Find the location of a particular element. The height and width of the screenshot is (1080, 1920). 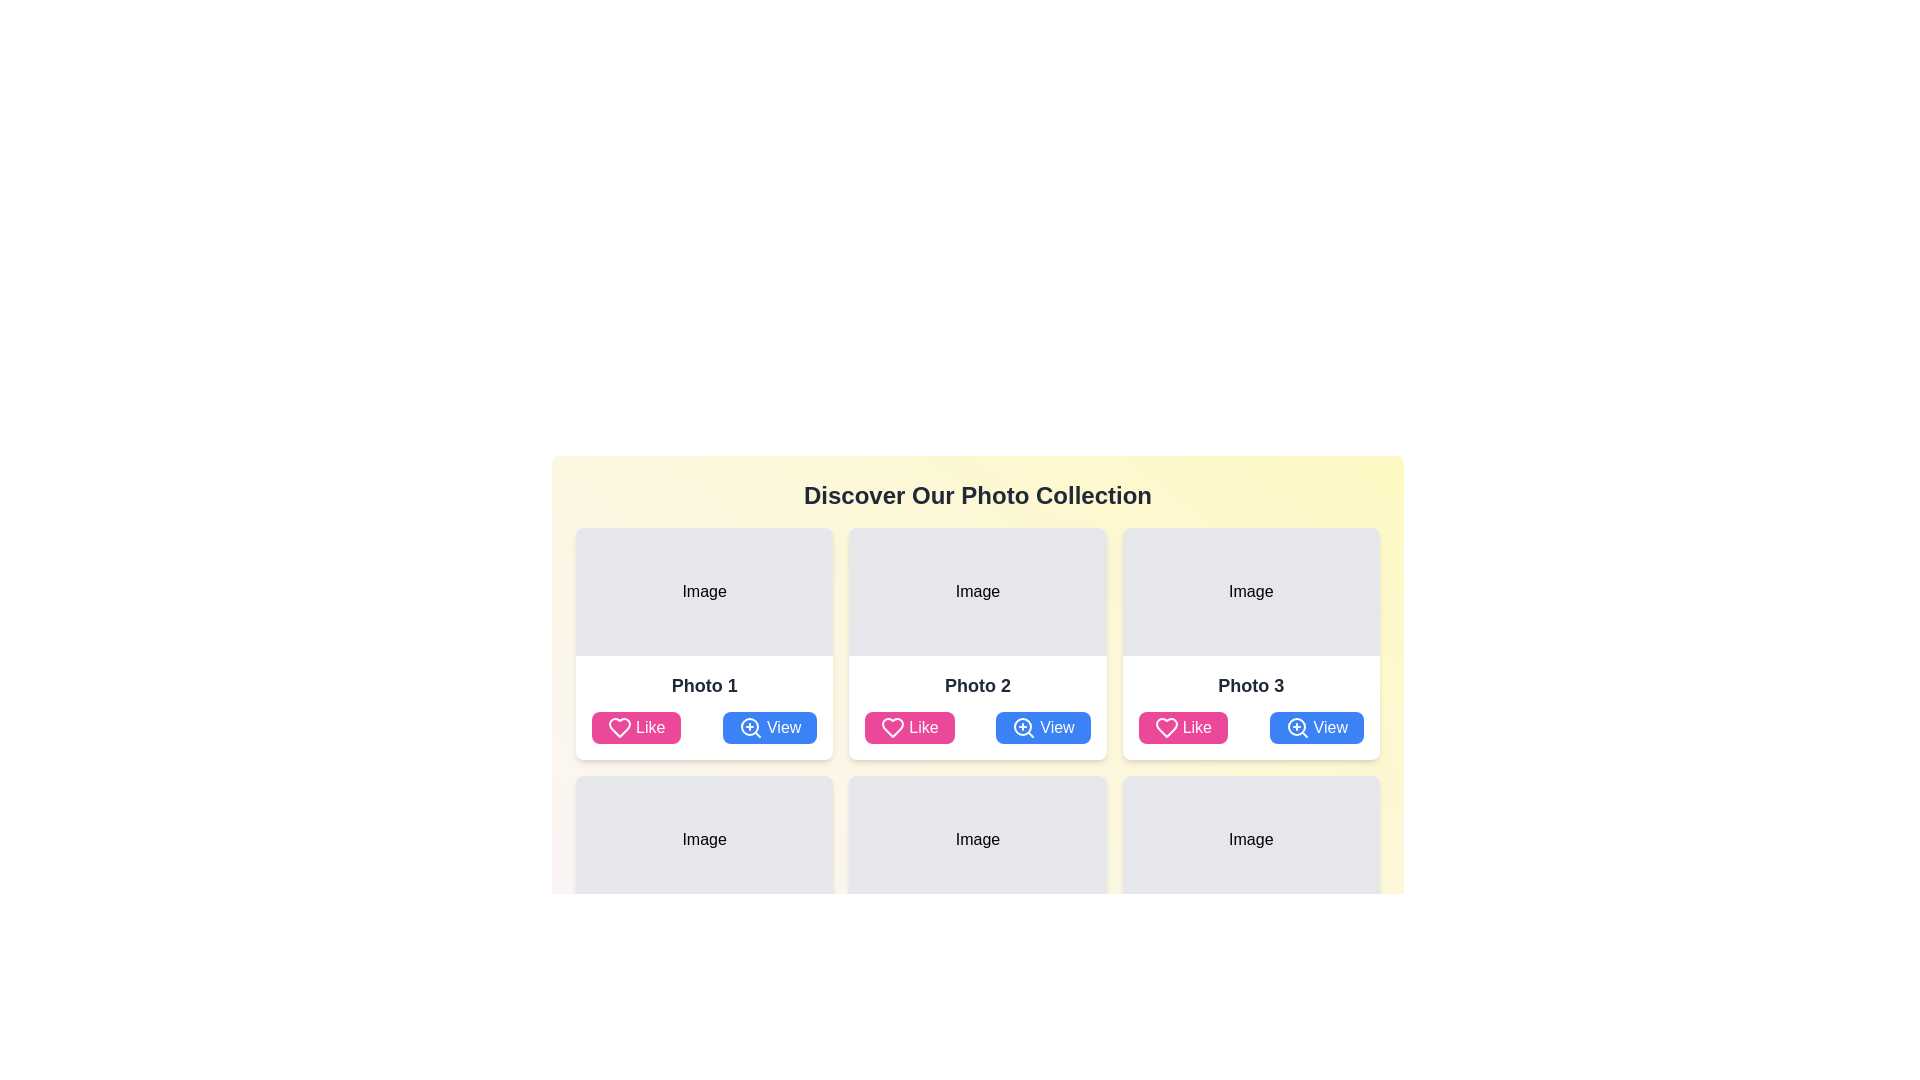

the zoom-in icon resembling a magnifying glass with a plus symbol, located within the 'View' button of the second item in the grid under 'Discover Our Photo Collection' is located at coordinates (1024, 728).